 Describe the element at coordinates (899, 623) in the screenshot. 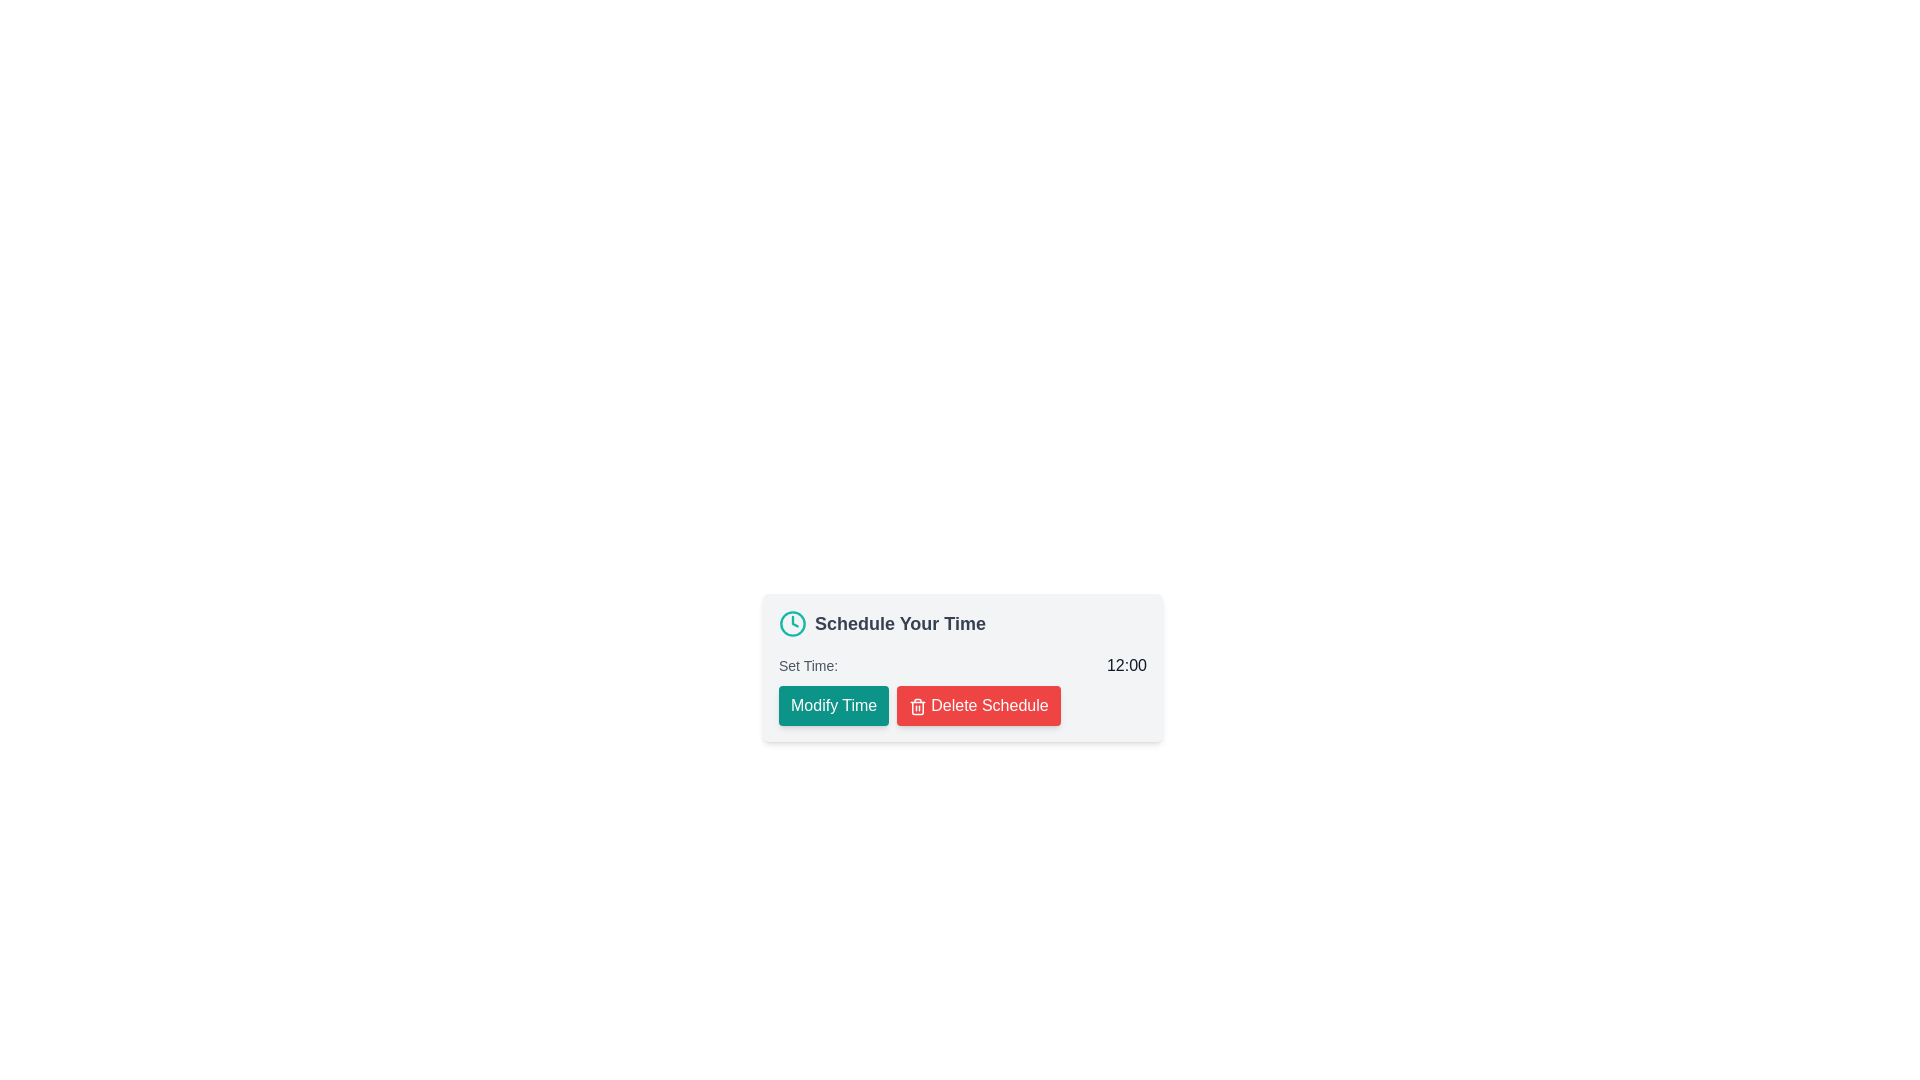

I see `the text label that serves as the header for the scheduling section, located between a clock icon on the left and a time display on the right` at that location.